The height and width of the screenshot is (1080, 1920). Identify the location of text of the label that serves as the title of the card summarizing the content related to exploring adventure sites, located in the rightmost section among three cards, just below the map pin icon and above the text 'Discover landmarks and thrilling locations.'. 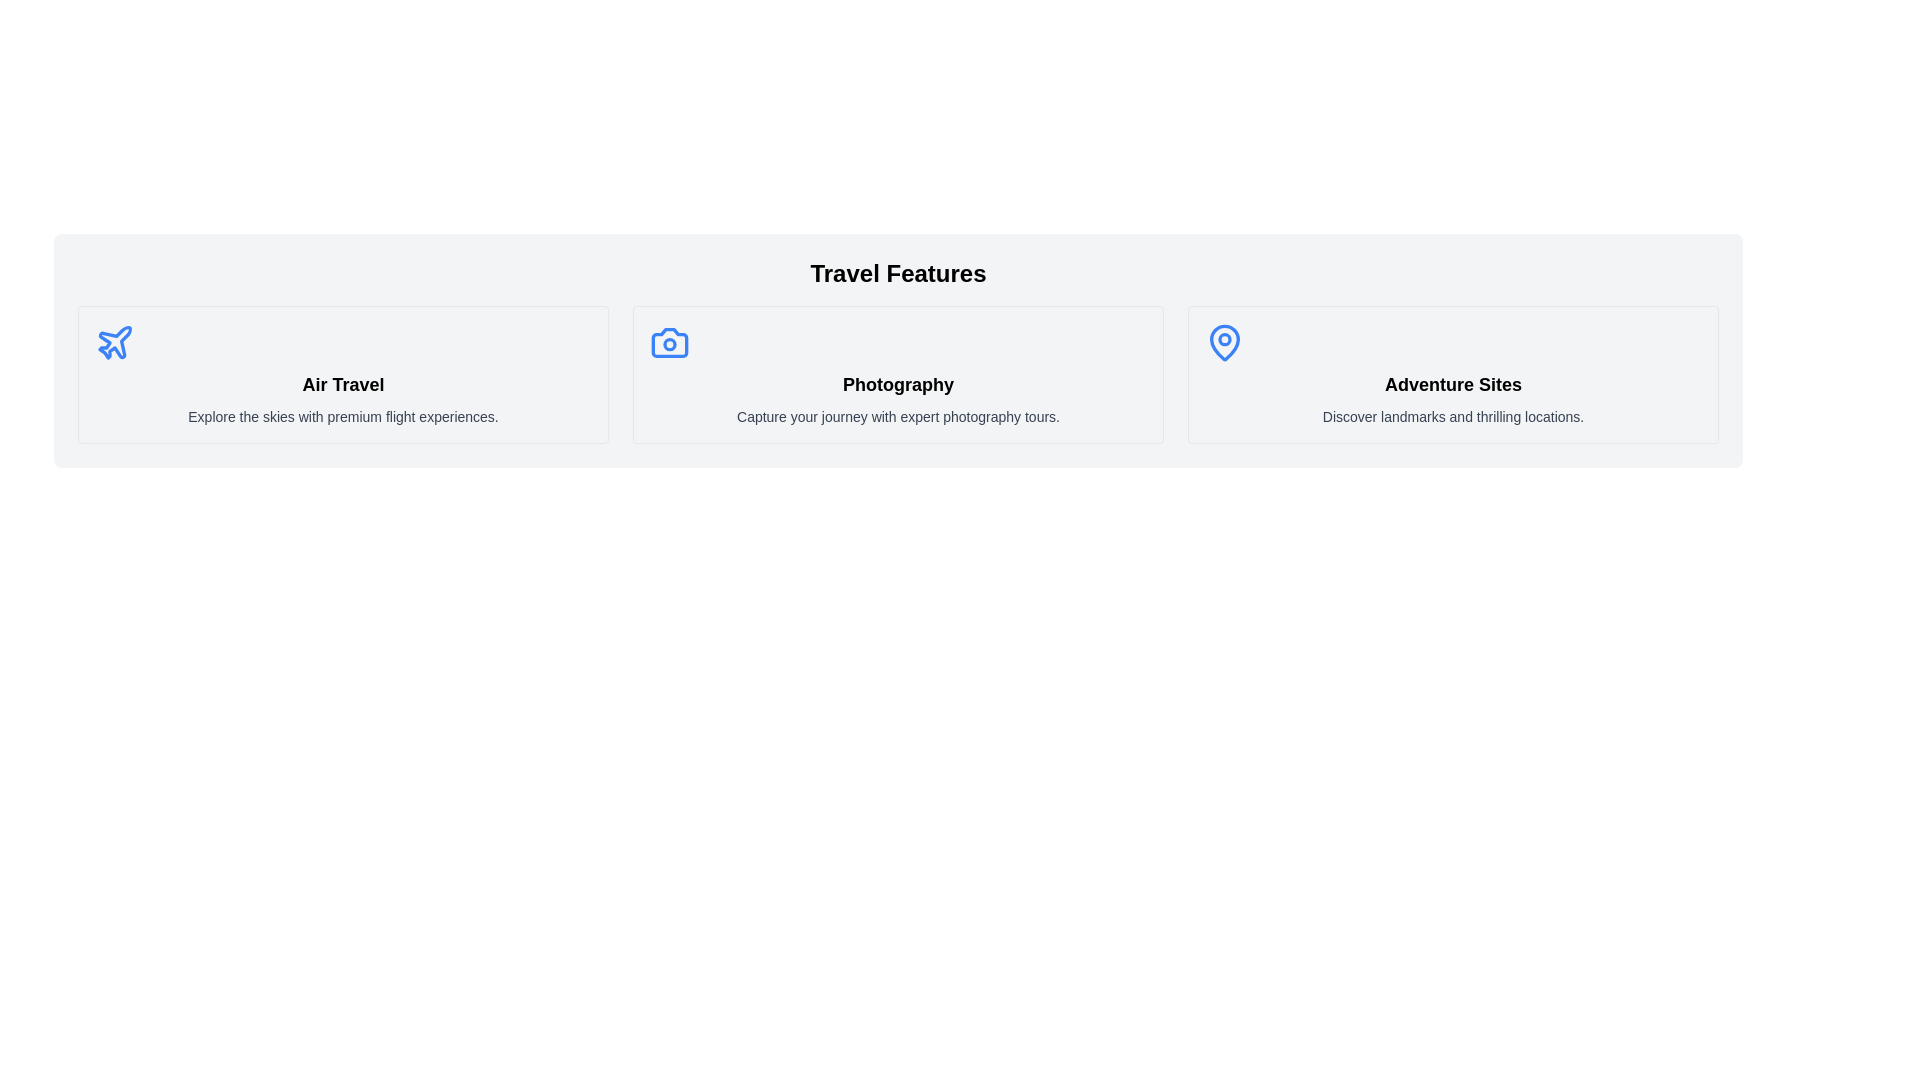
(1453, 385).